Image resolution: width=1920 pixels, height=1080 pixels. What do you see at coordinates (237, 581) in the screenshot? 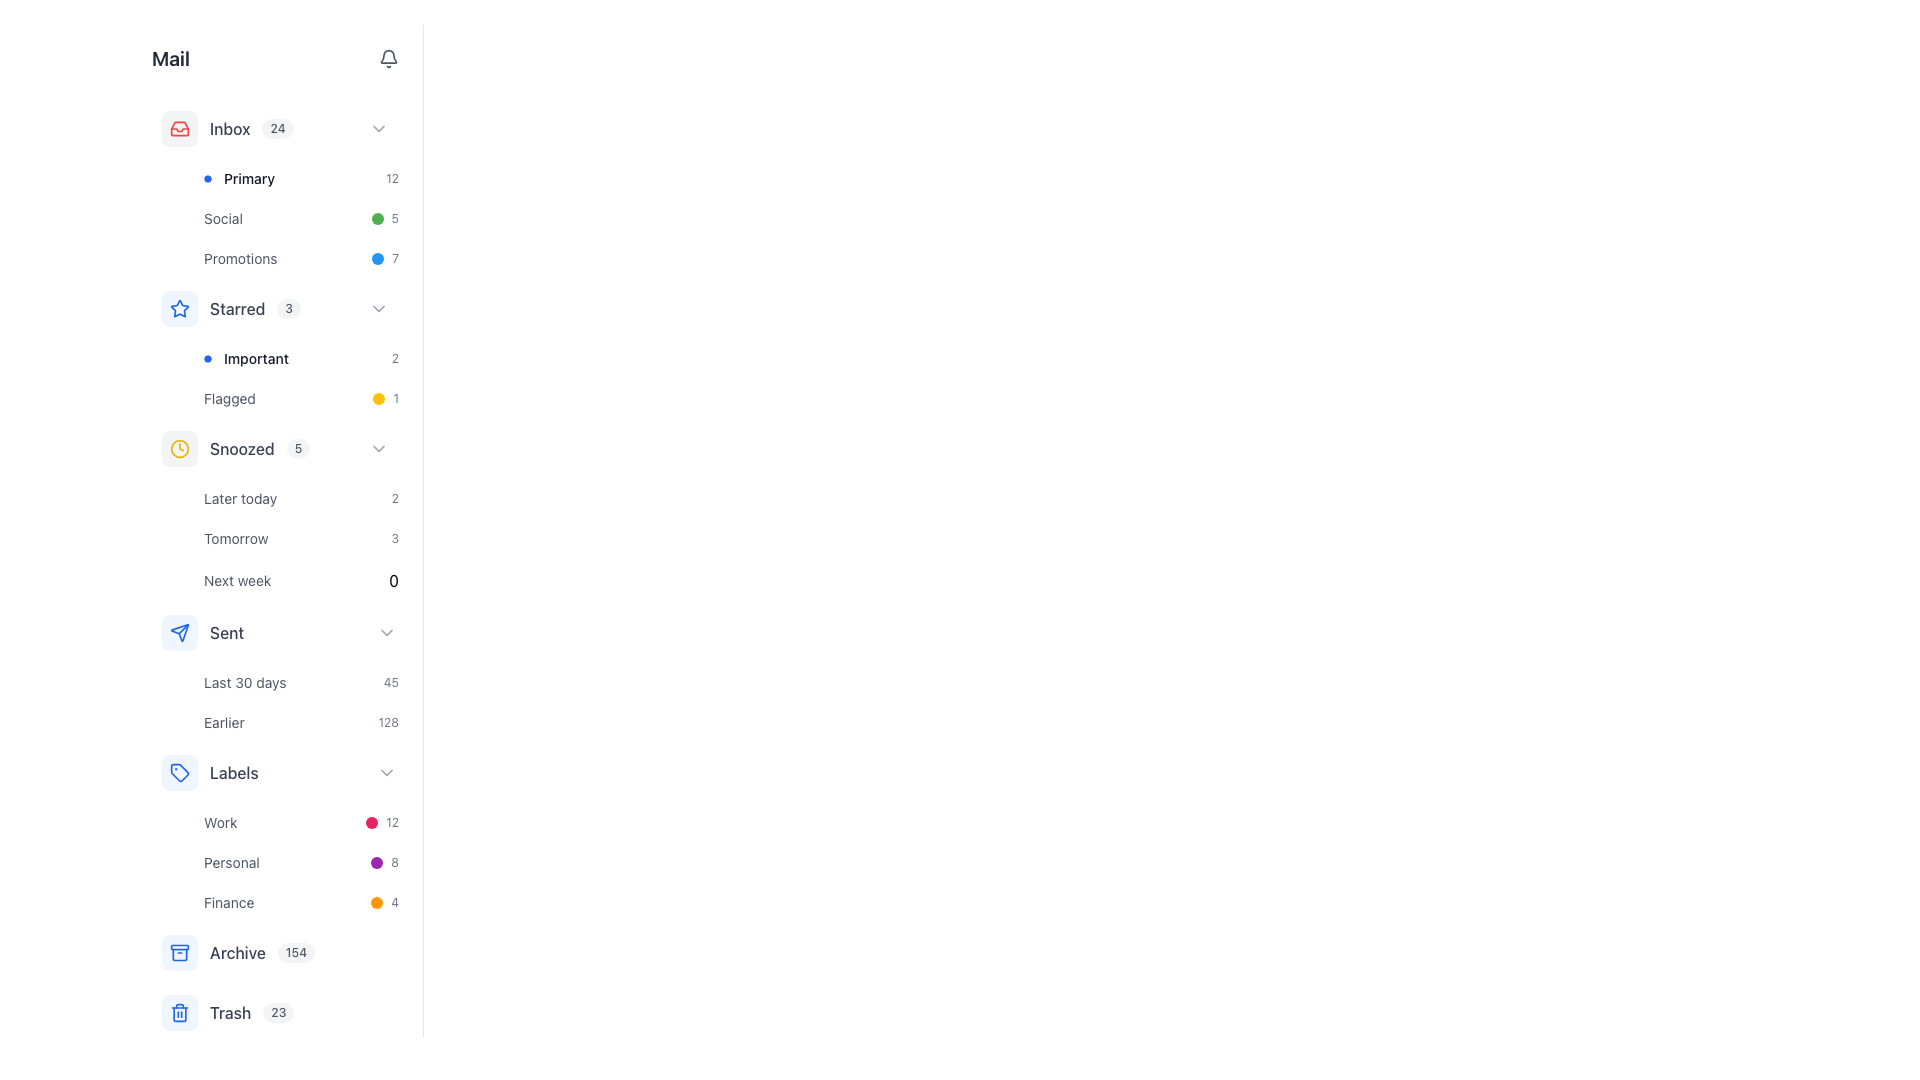
I see `the 'Next week' text label located in the 'Snoozed' section to filter items by 'Next week'` at bounding box center [237, 581].